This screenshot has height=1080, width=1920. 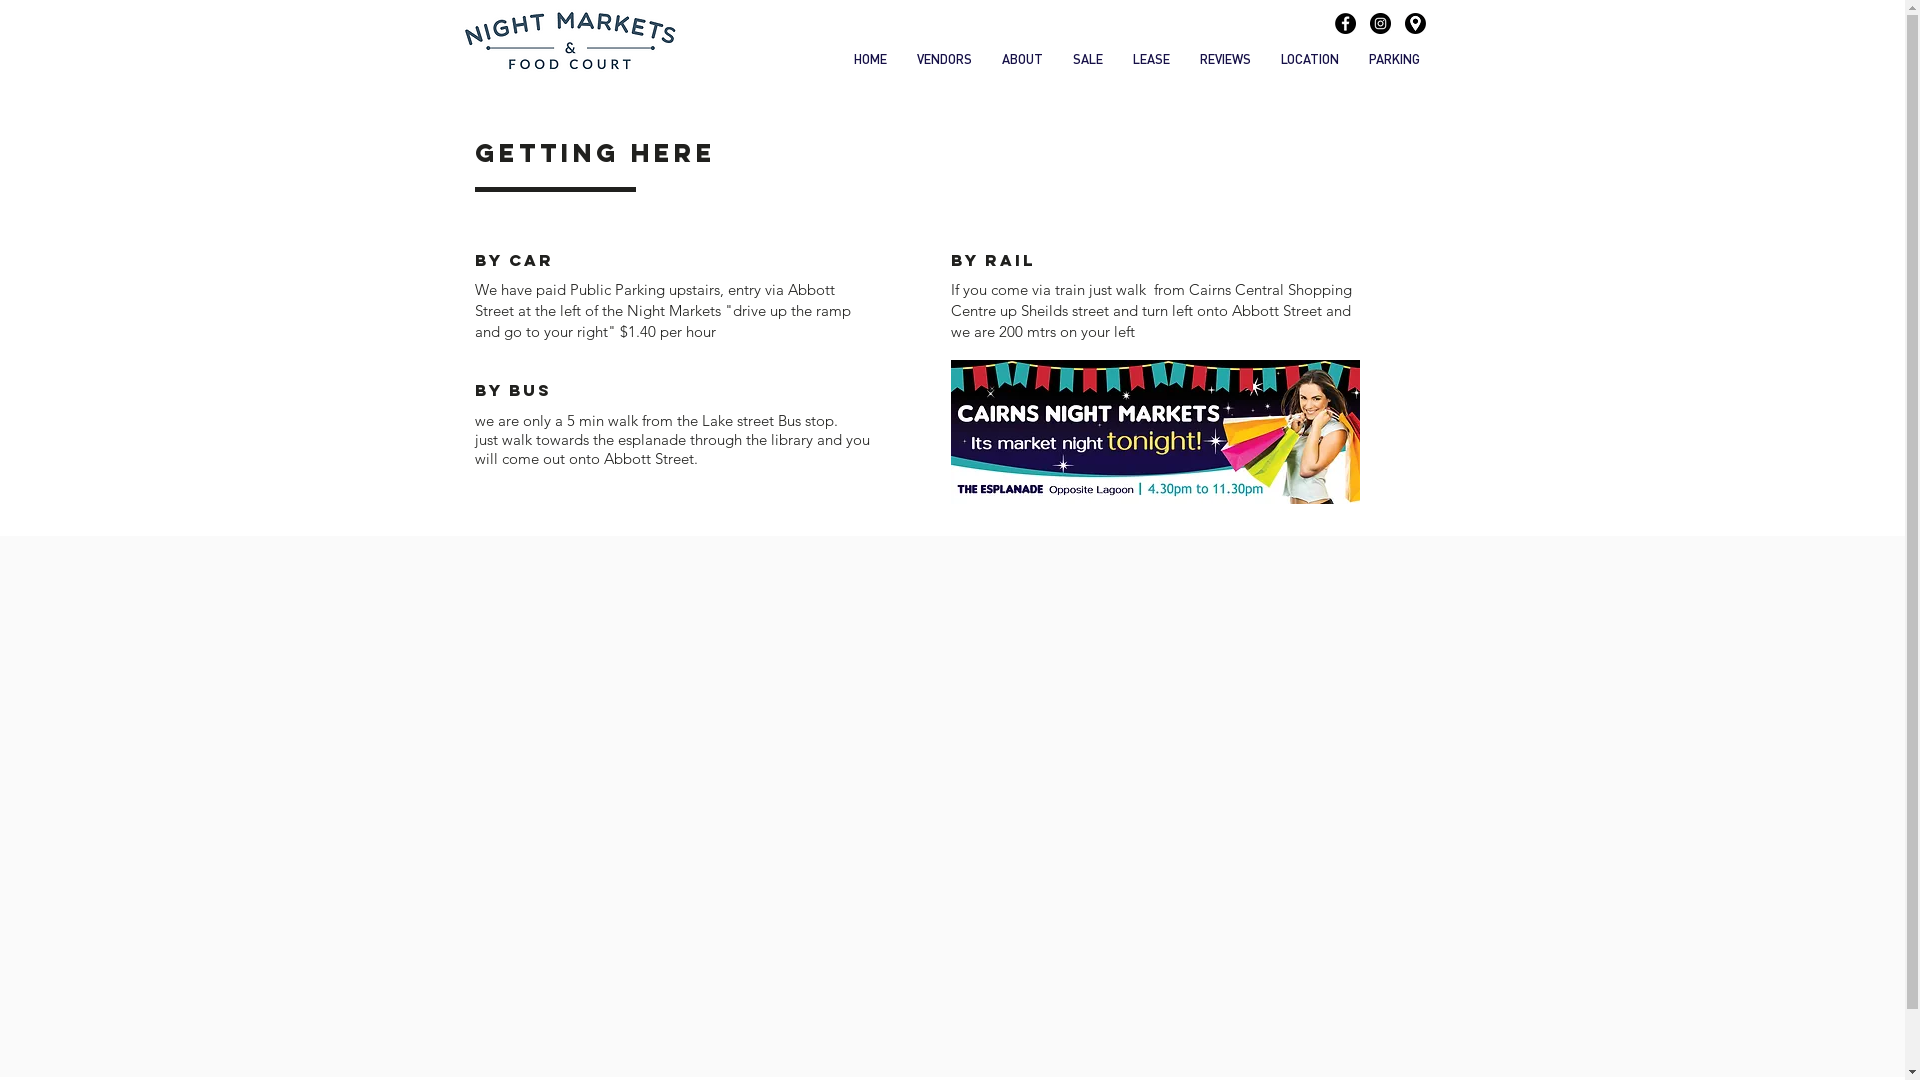 I want to click on 'VENDORS', so click(x=943, y=57).